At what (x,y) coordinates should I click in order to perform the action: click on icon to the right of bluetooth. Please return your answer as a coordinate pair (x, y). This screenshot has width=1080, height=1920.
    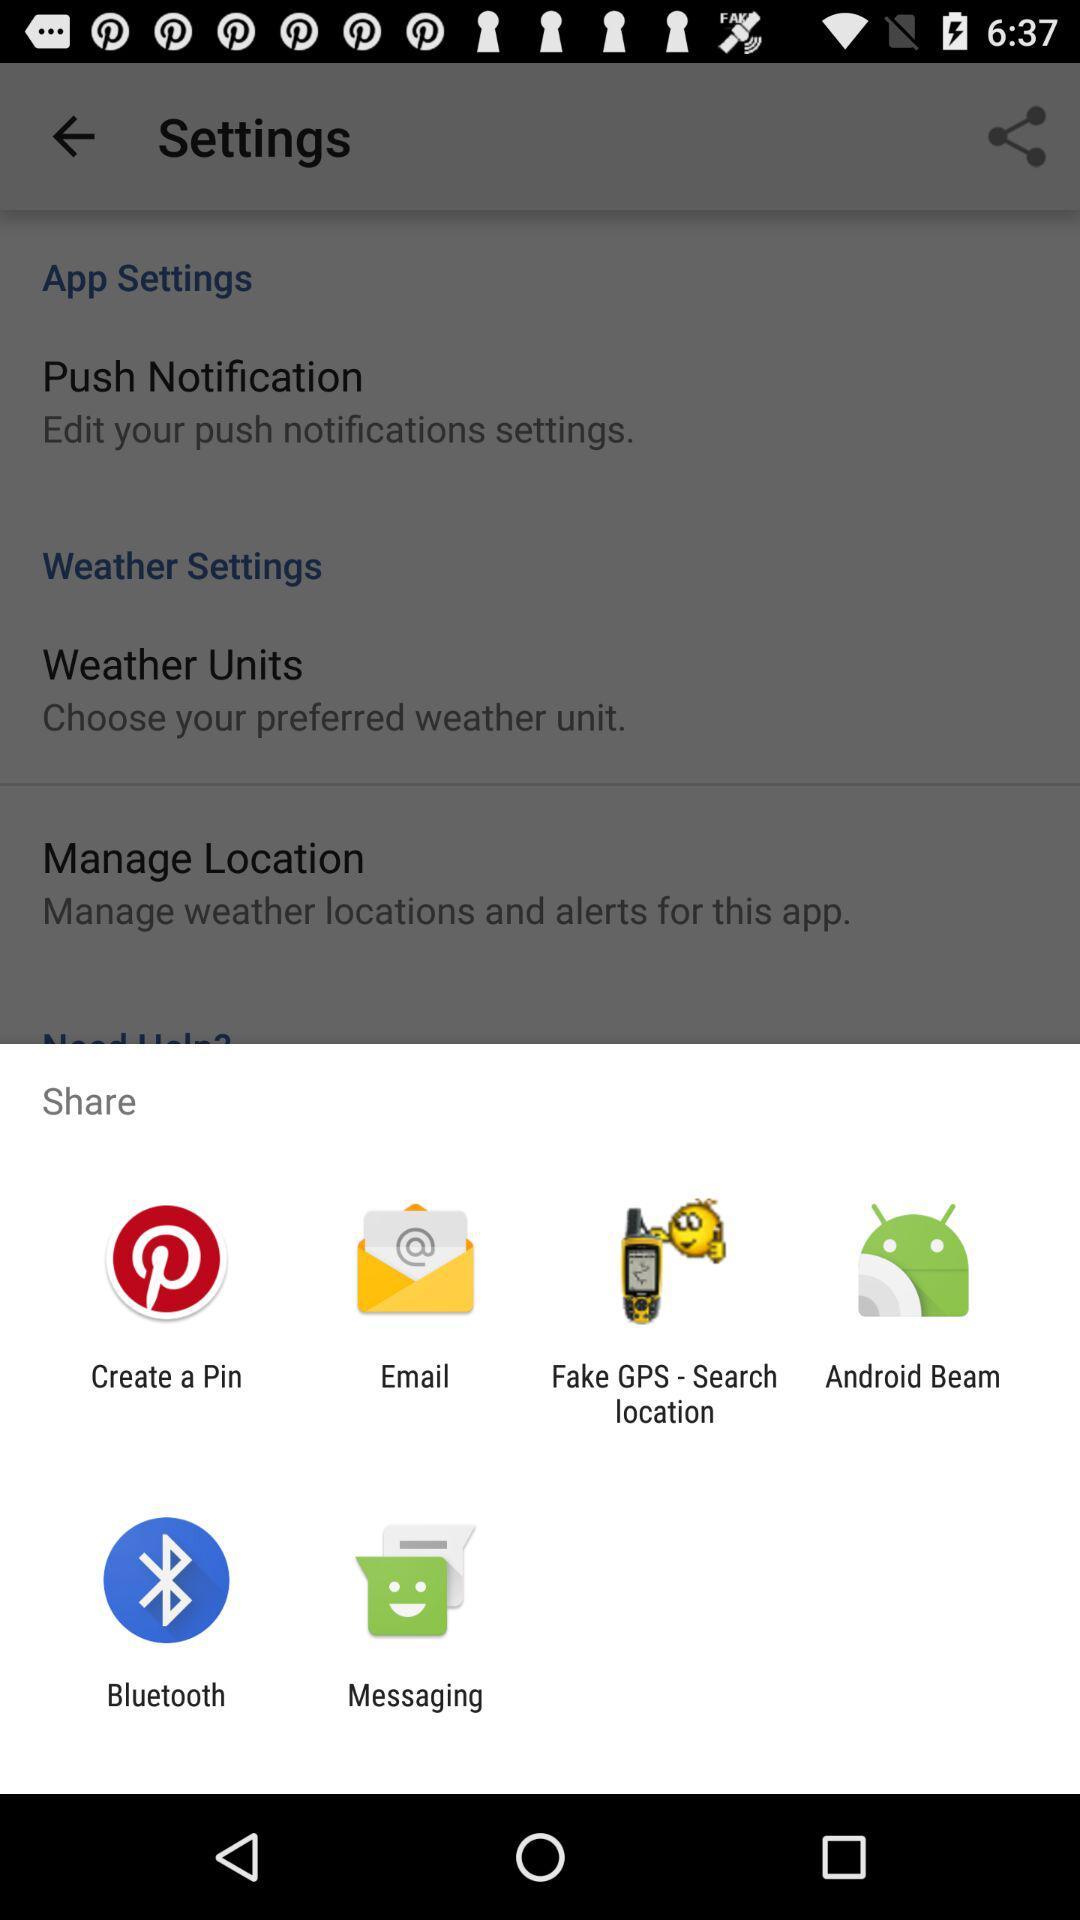
    Looking at the image, I should click on (414, 1711).